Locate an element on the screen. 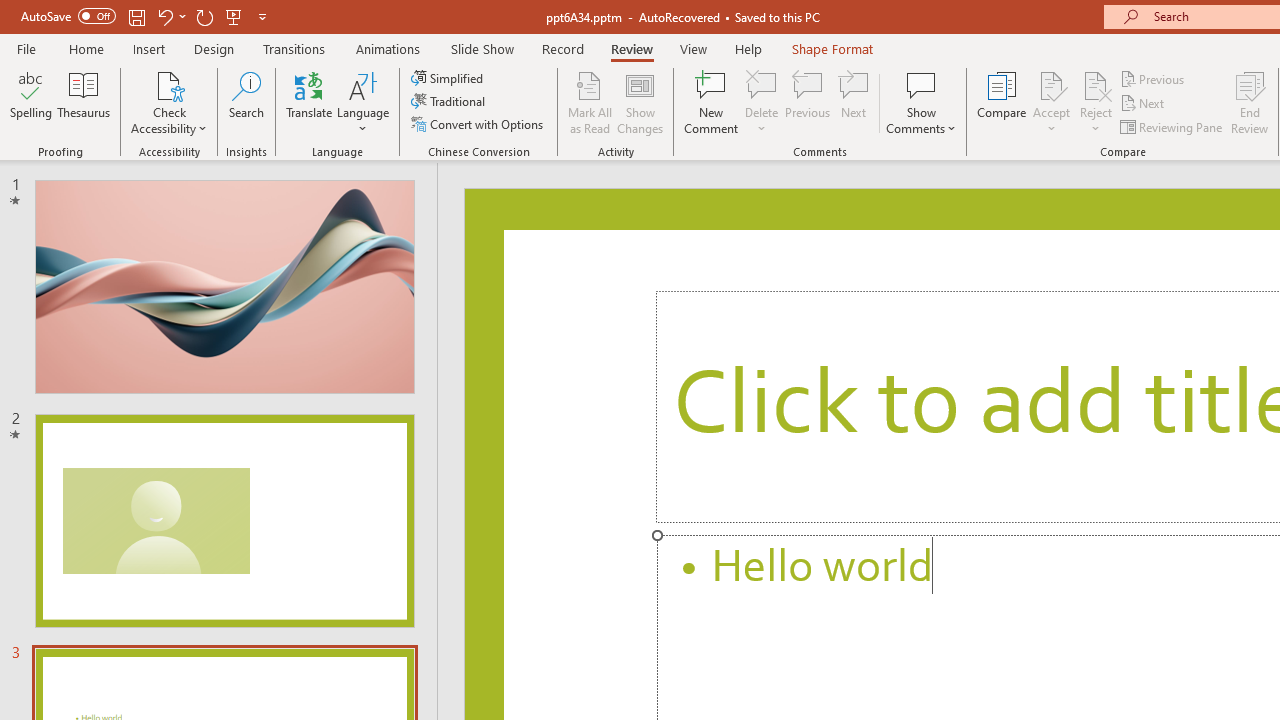  'Record' is located at coordinates (561, 48).